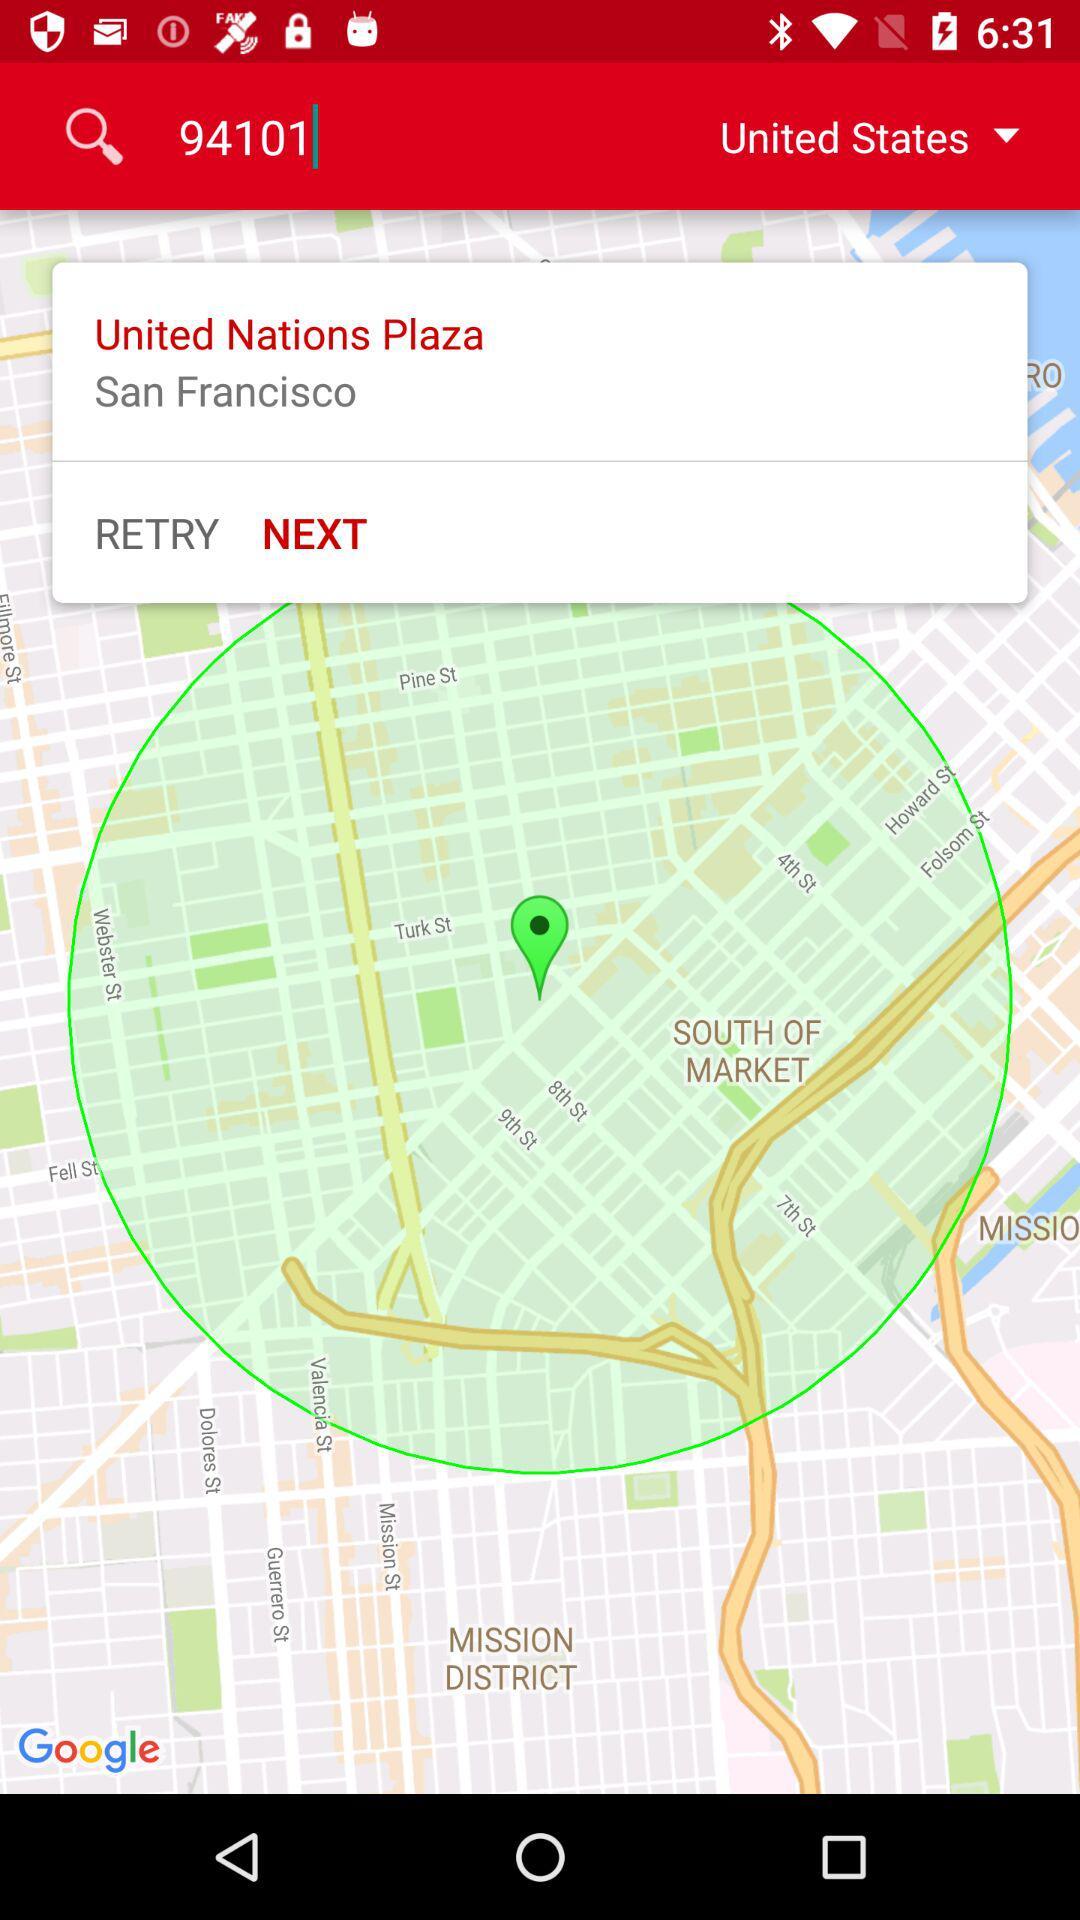 The image size is (1080, 1920). What do you see at coordinates (156, 532) in the screenshot?
I see `item next to next item` at bounding box center [156, 532].